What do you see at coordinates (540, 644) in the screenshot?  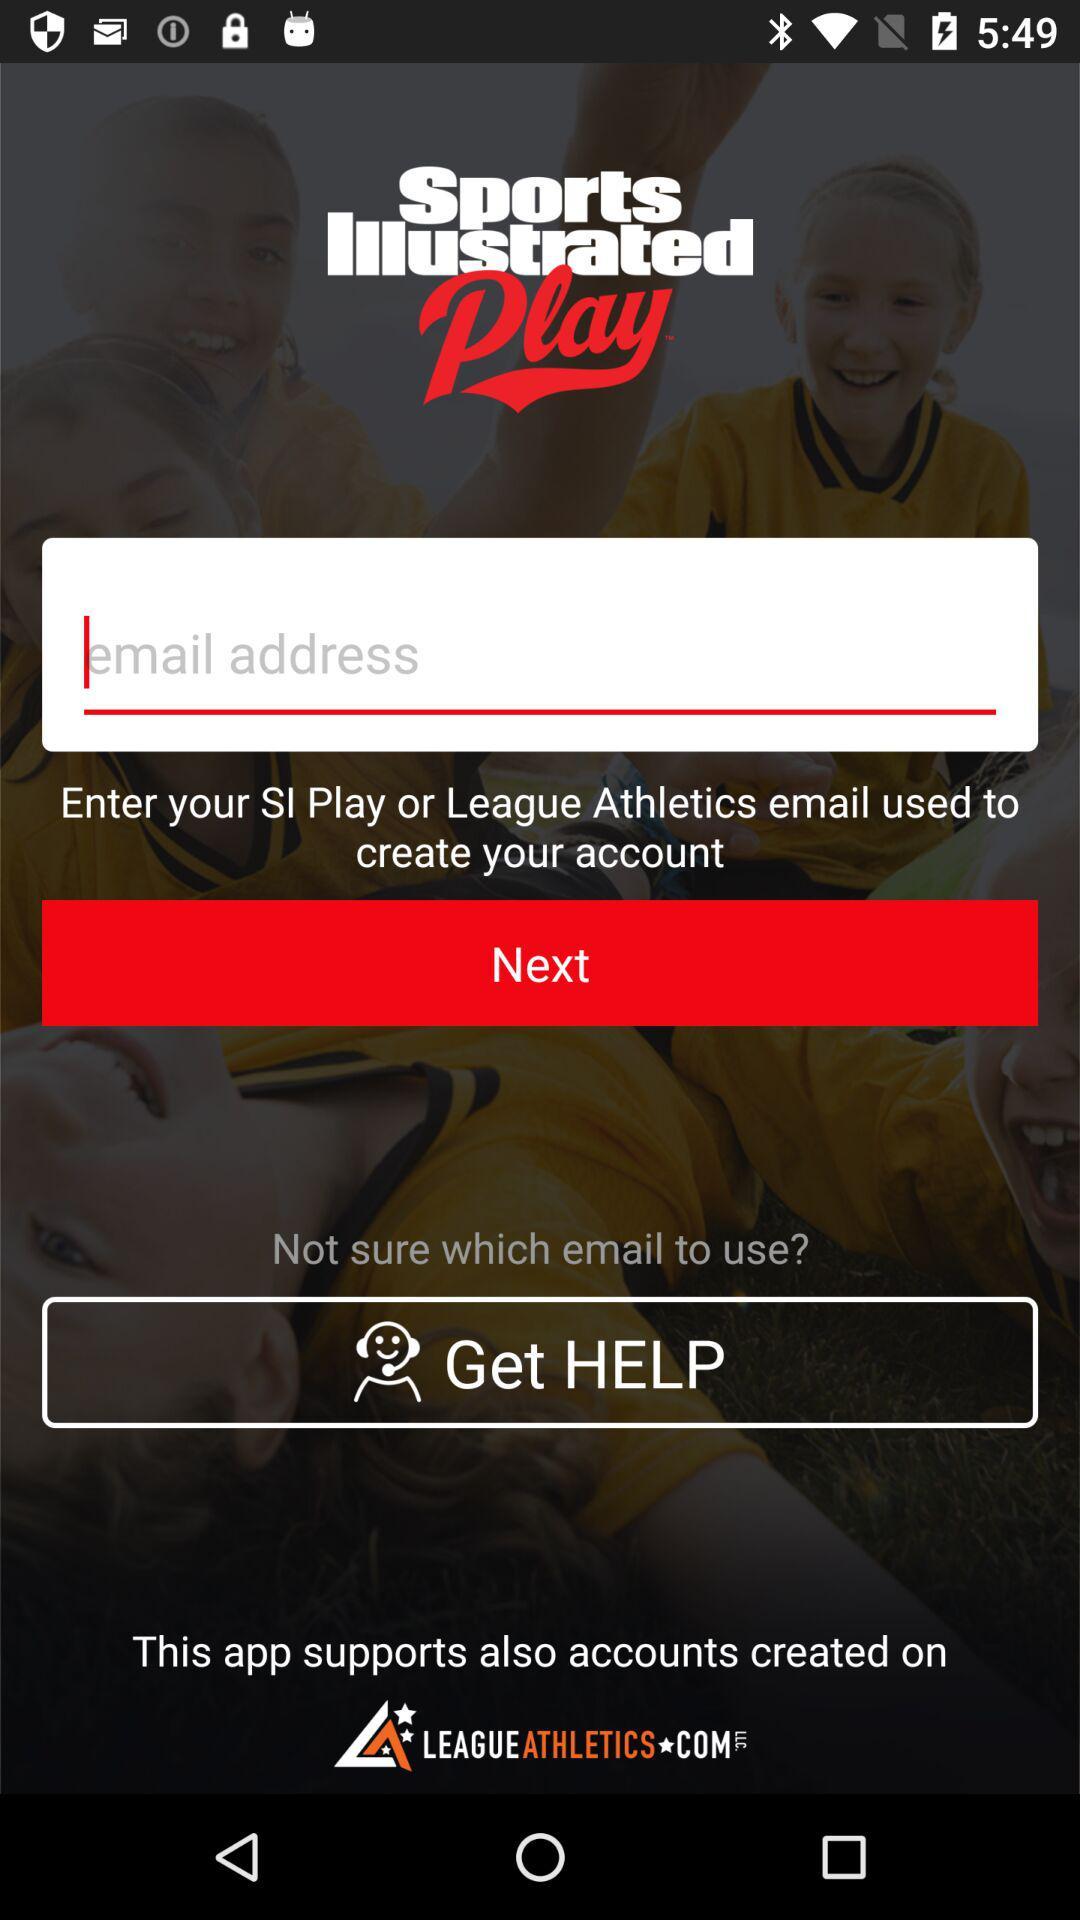 I see `the item above enter your si item` at bounding box center [540, 644].